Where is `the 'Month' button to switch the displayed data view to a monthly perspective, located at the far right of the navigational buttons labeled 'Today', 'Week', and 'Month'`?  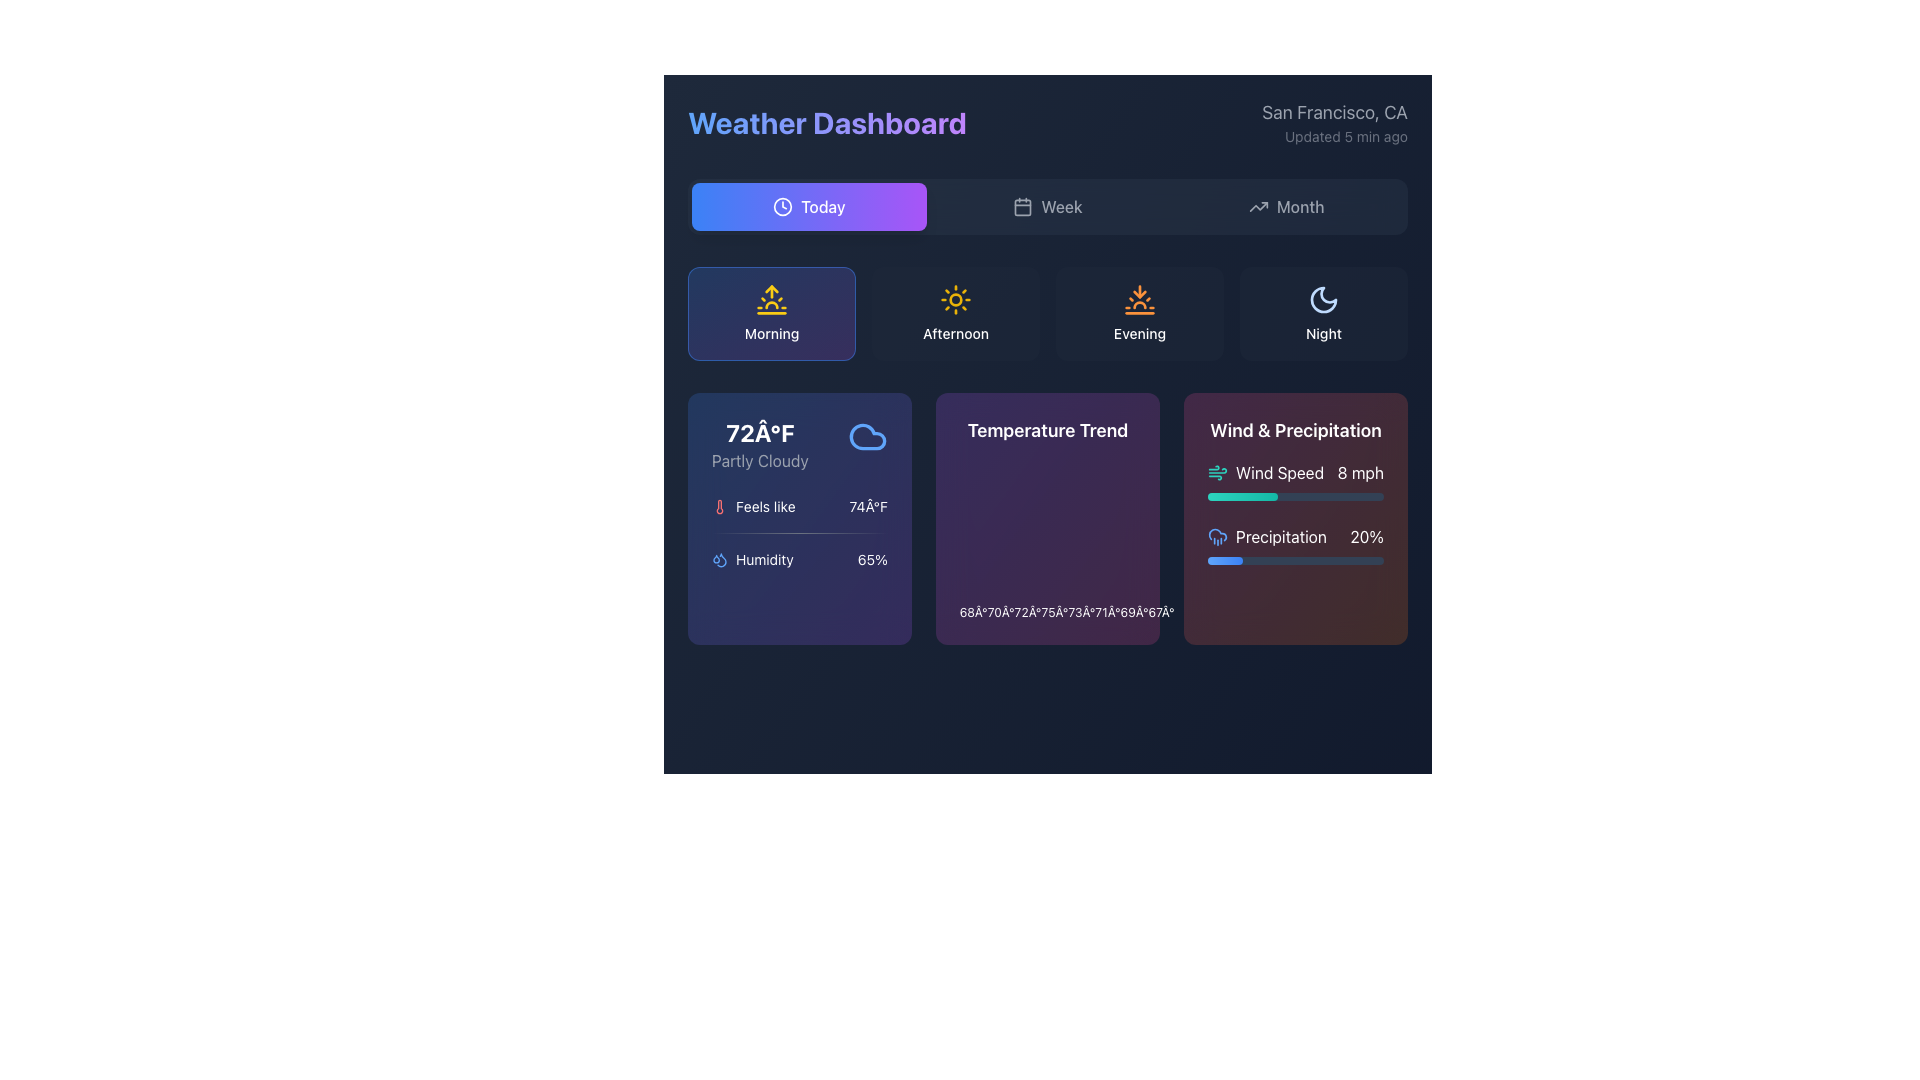 the 'Month' button to switch the displayed data view to a monthly perspective, located at the far right of the navigational buttons labeled 'Today', 'Week', and 'Month' is located at coordinates (1286, 207).